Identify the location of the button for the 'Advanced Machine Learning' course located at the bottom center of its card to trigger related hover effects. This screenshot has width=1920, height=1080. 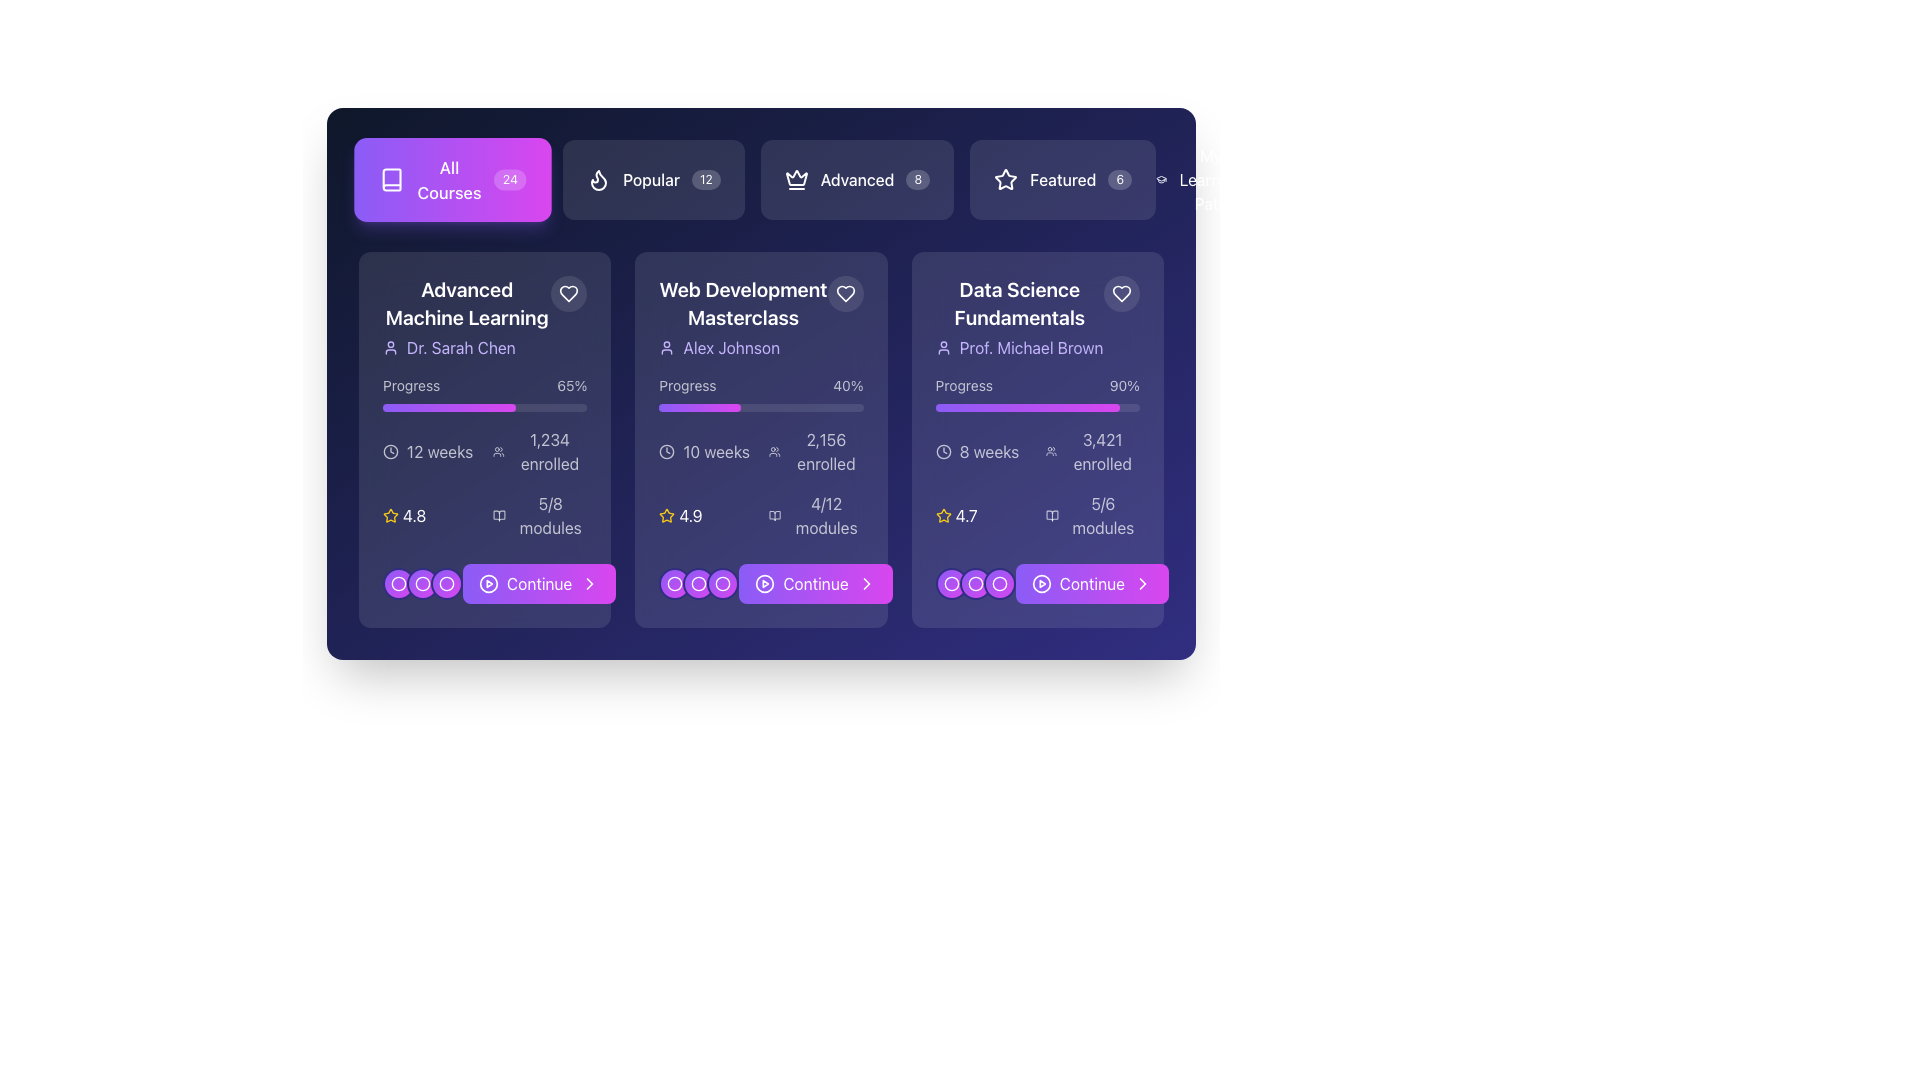
(539, 583).